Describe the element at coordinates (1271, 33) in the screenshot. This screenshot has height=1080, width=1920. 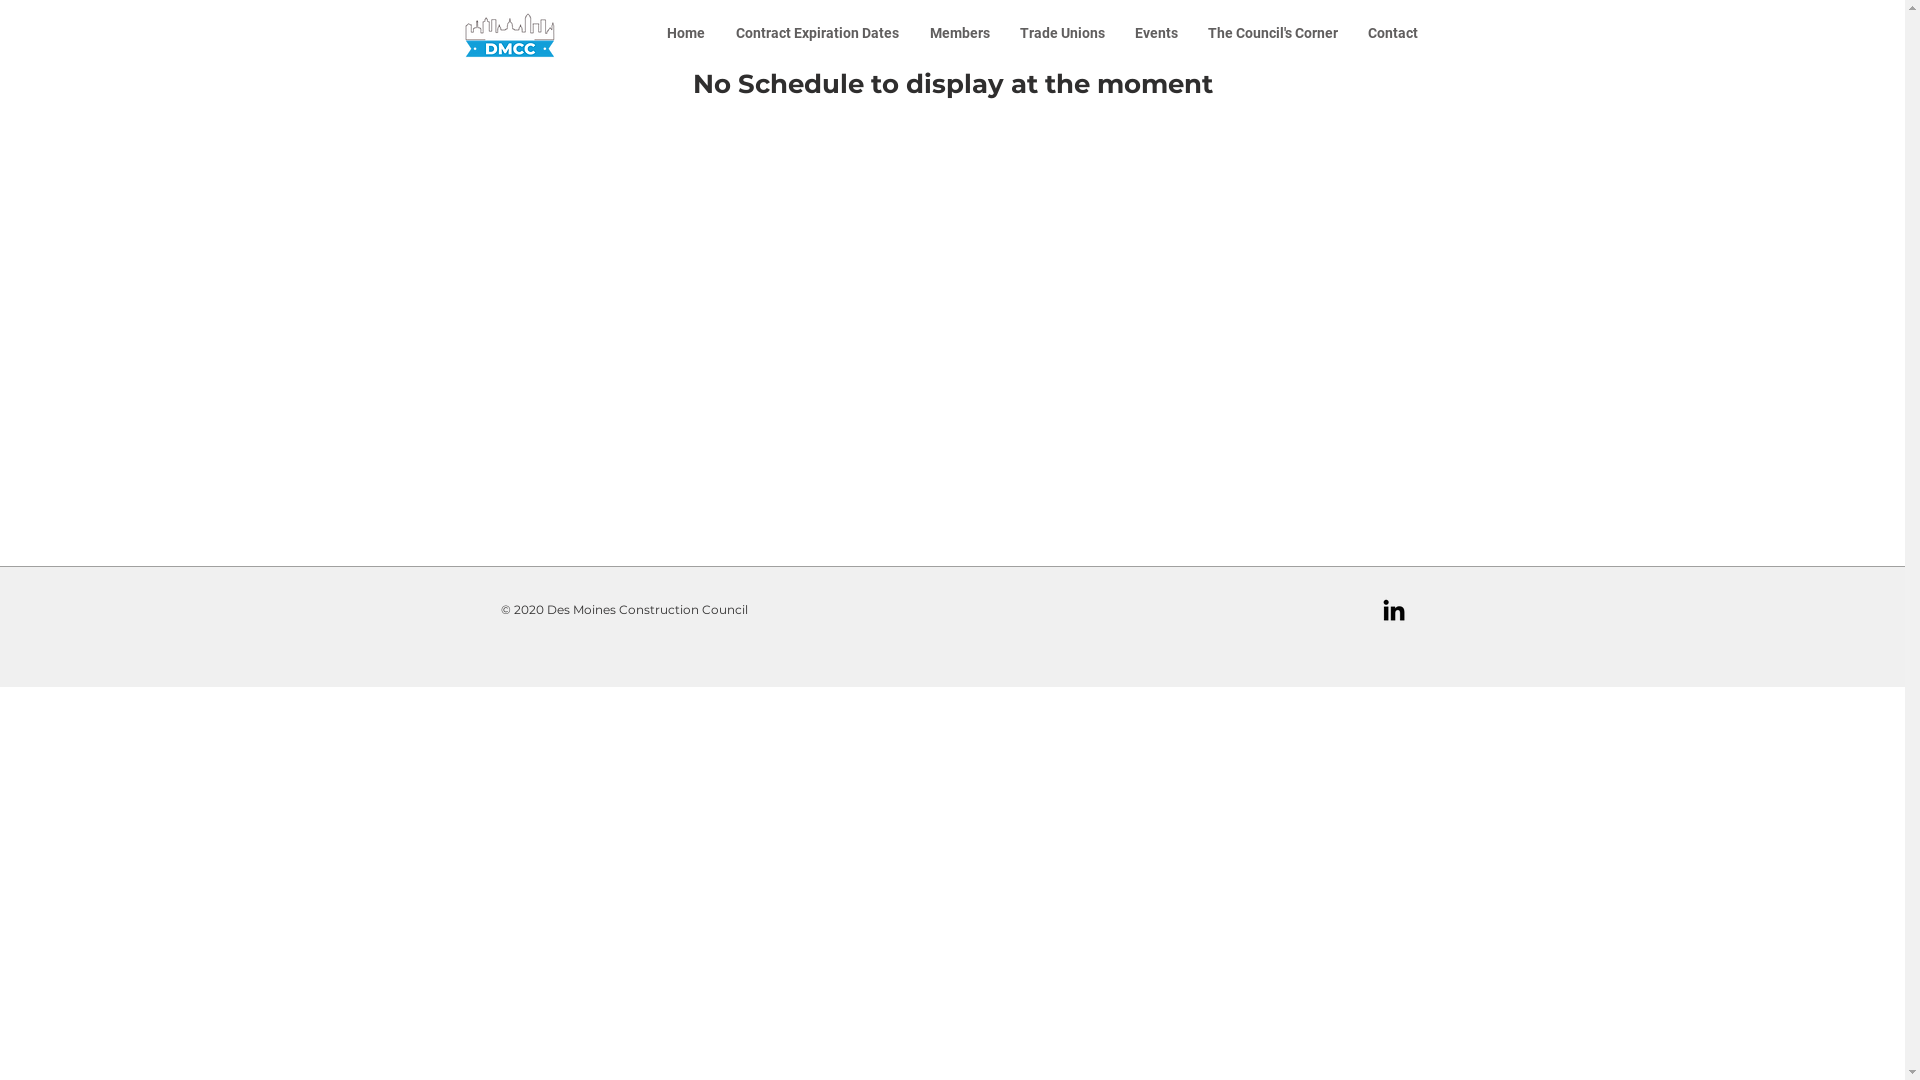
I see `'The Council's Corner'` at that location.